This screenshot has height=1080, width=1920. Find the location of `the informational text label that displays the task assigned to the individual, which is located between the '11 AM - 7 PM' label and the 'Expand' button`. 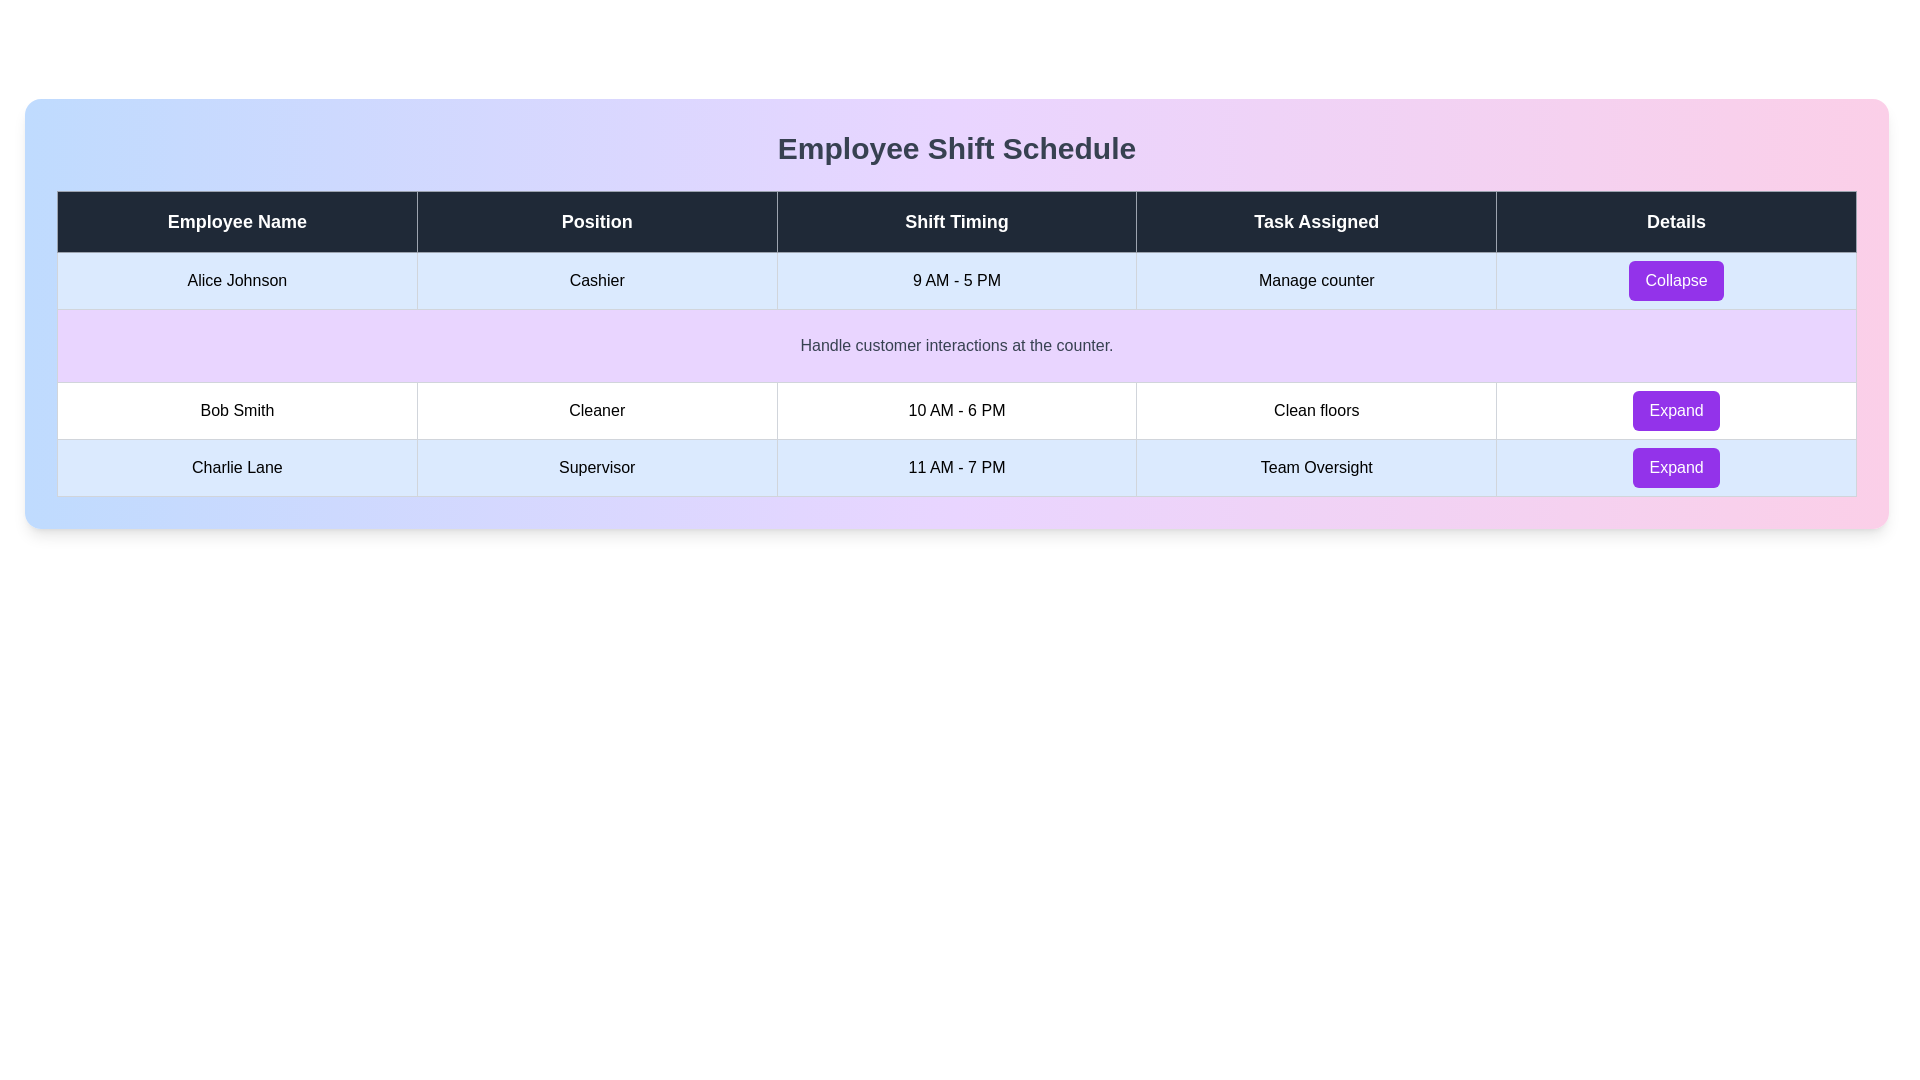

the informational text label that displays the task assigned to the individual, which is located between the '11 AM - 7 PM' label and the 'Expand' button is located at coordinates (1316, 467).